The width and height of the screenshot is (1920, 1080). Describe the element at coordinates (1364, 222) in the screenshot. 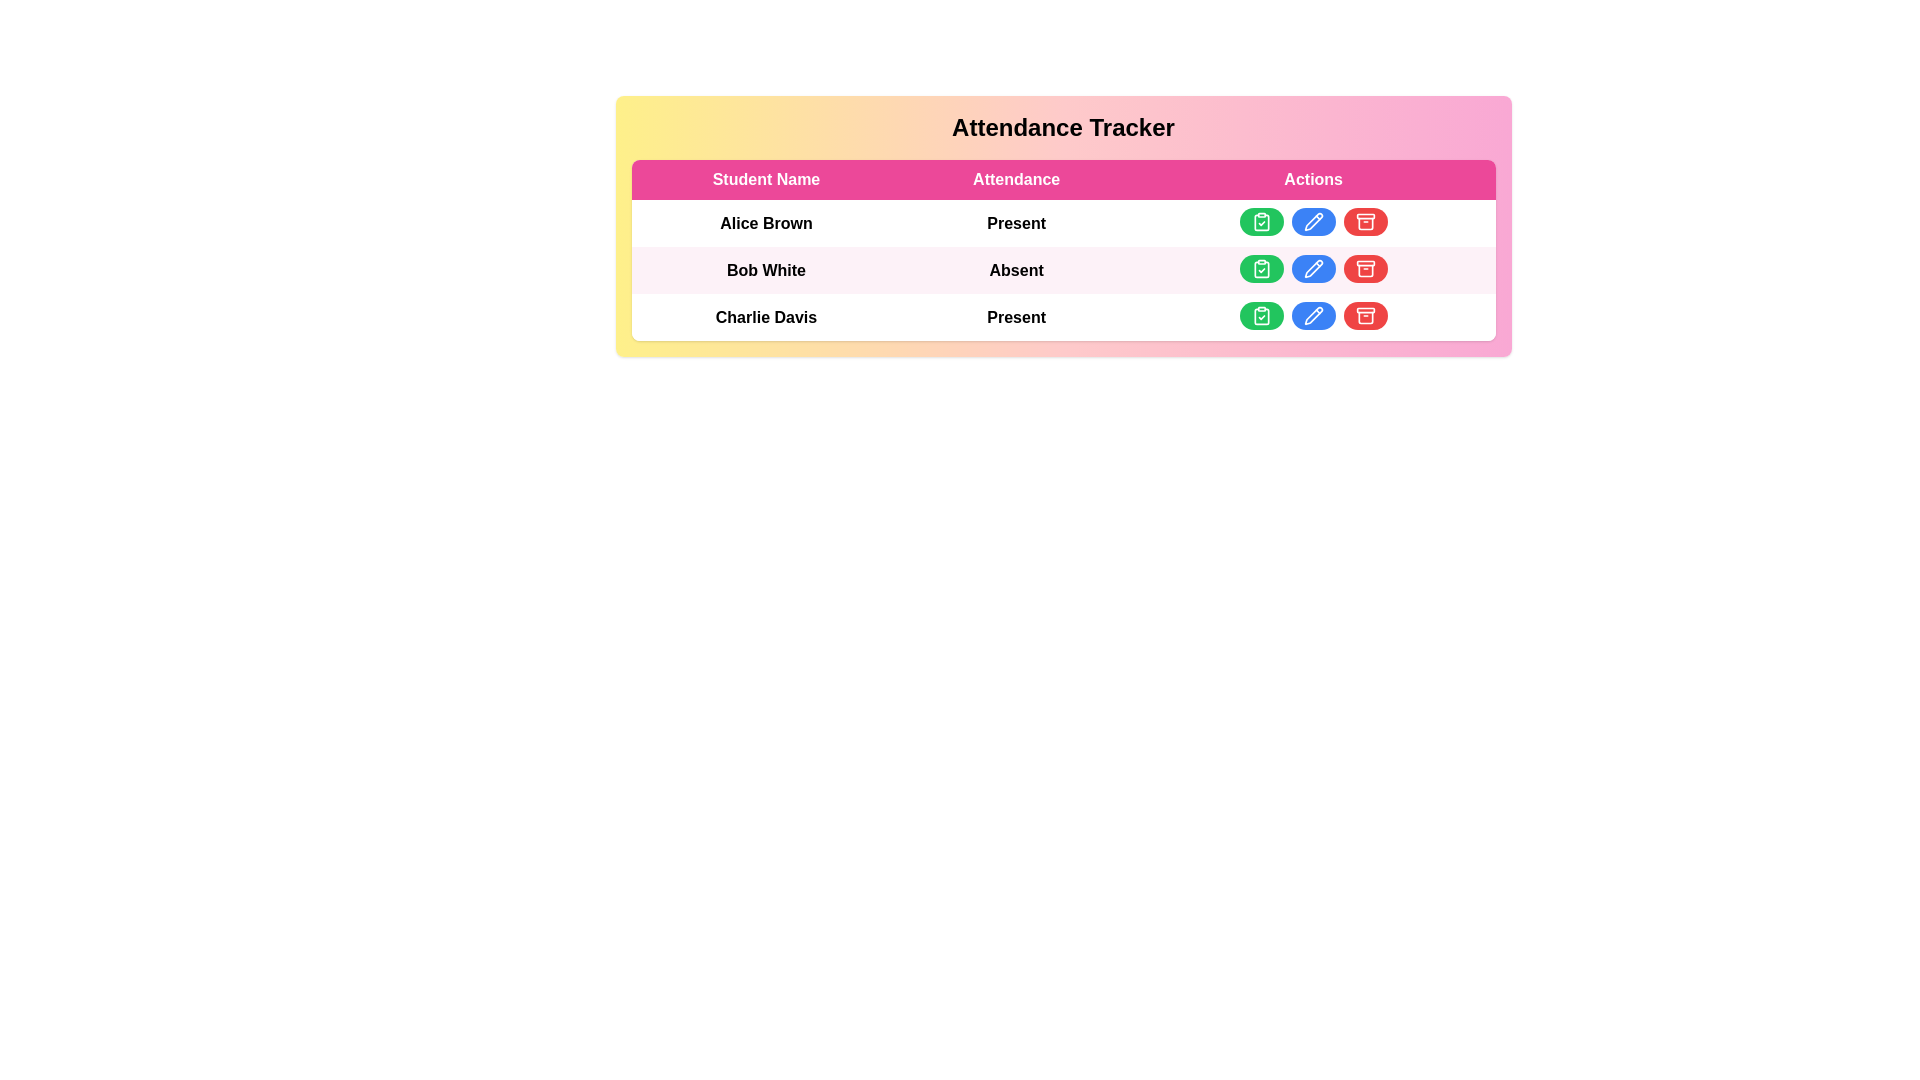

I see `'archive record' button for the student with name Alice Brown` at that location.